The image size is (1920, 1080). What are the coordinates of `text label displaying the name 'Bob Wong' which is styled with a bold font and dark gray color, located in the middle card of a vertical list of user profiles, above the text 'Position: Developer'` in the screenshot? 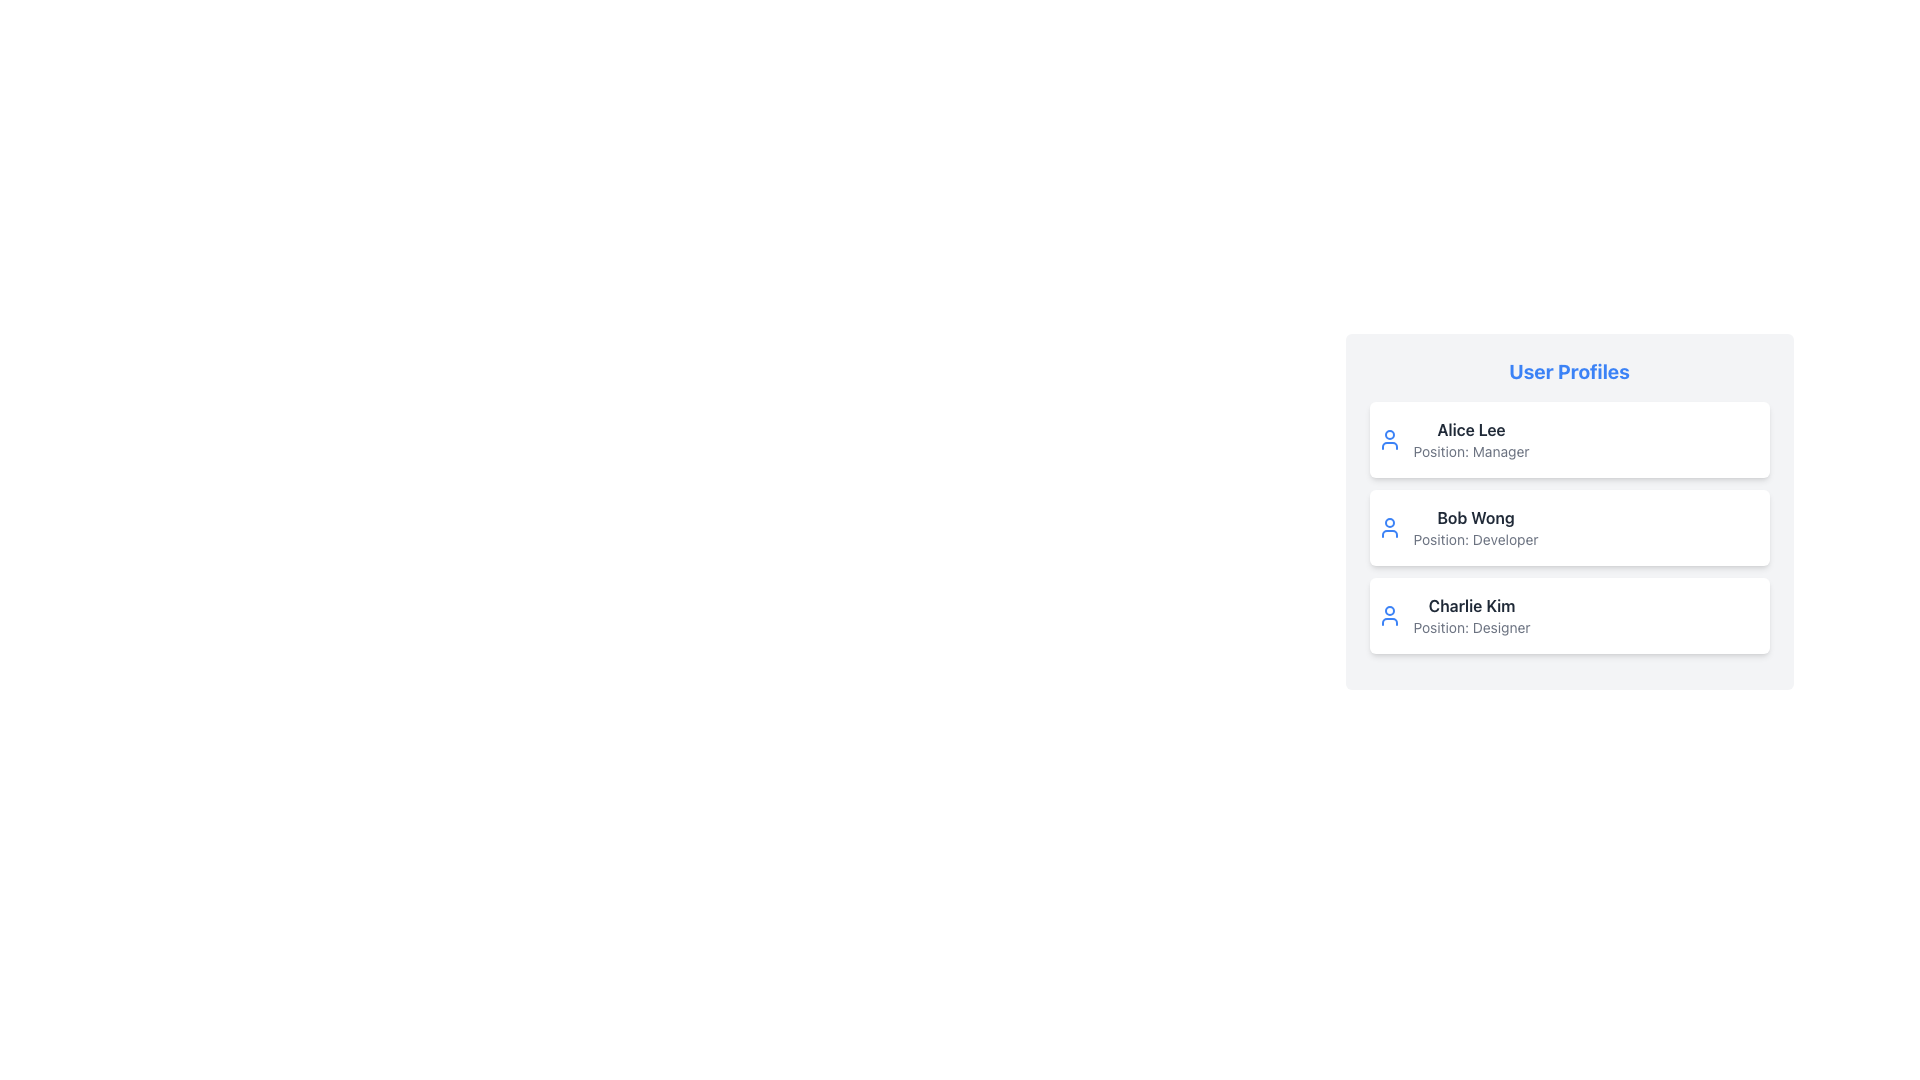 It's located at (1476, 516).